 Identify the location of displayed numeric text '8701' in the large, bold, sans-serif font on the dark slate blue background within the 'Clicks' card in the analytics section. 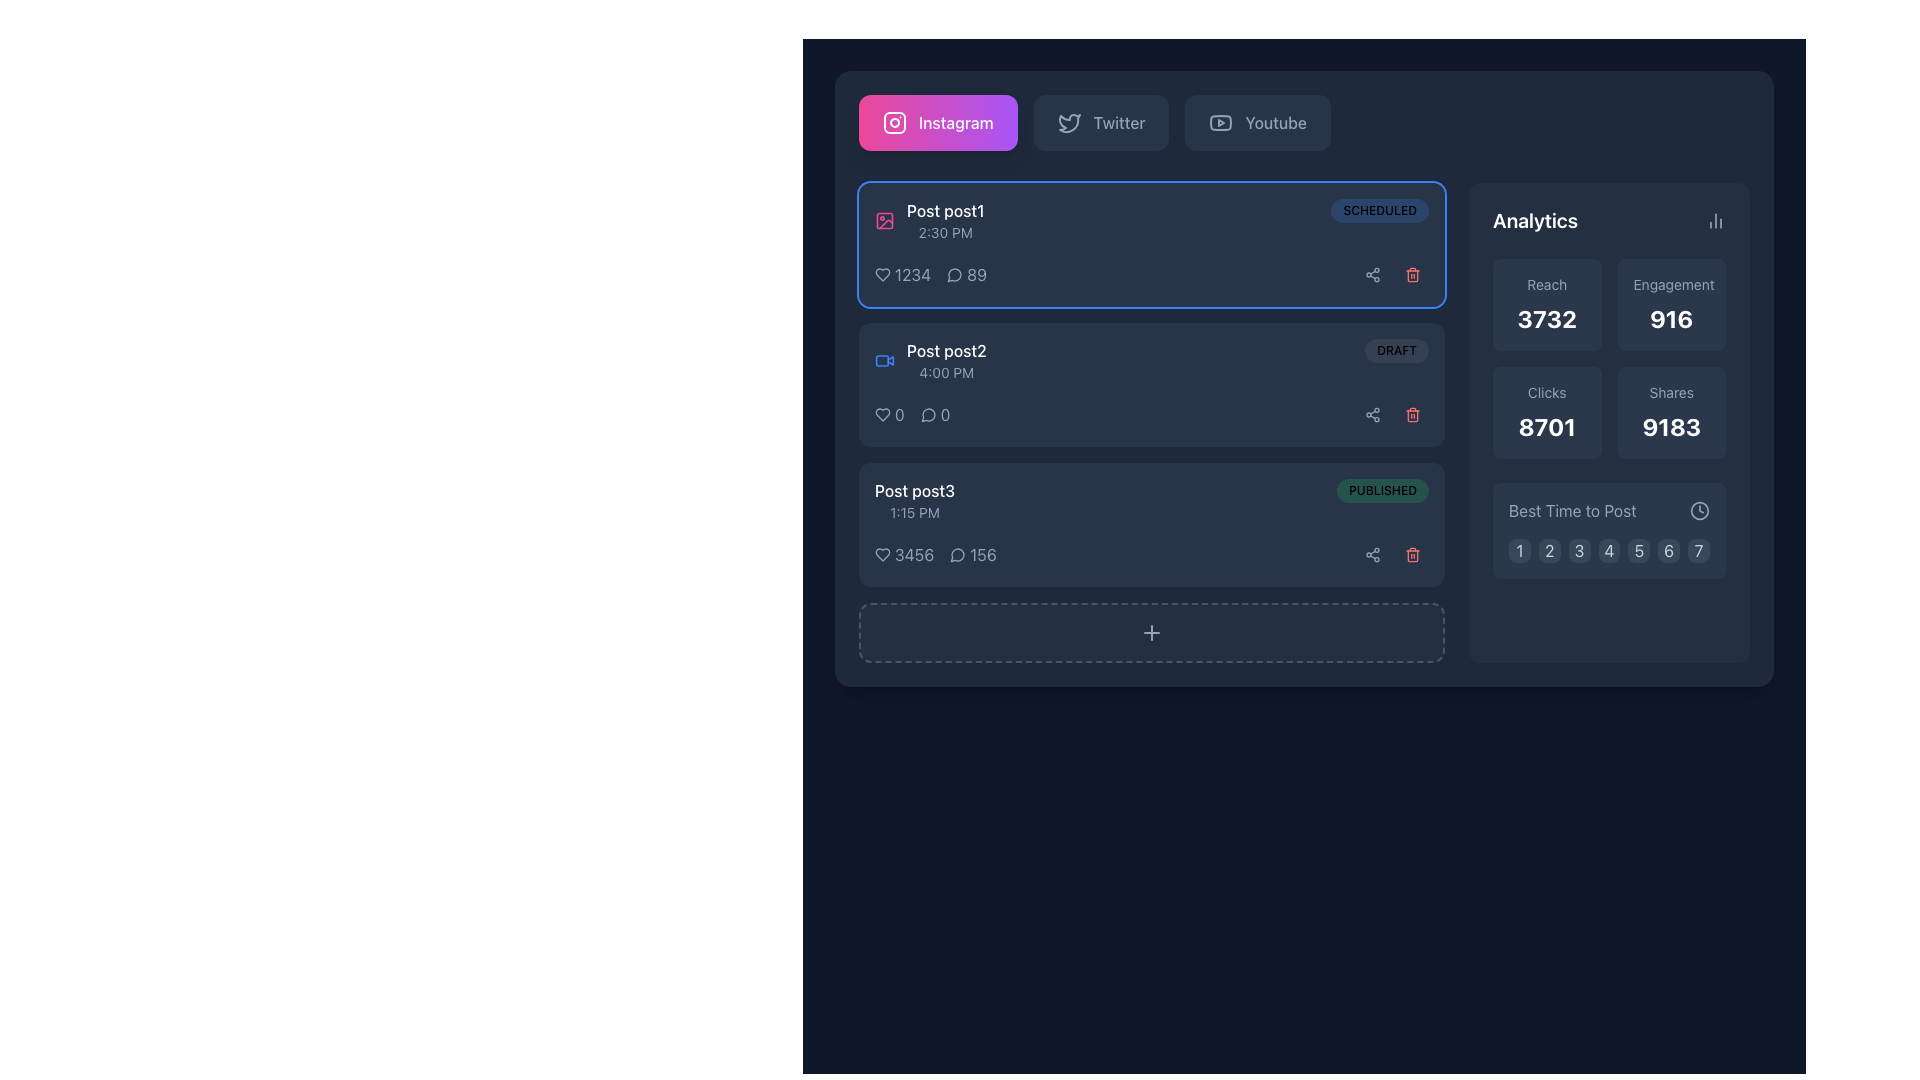
(1546, 426).